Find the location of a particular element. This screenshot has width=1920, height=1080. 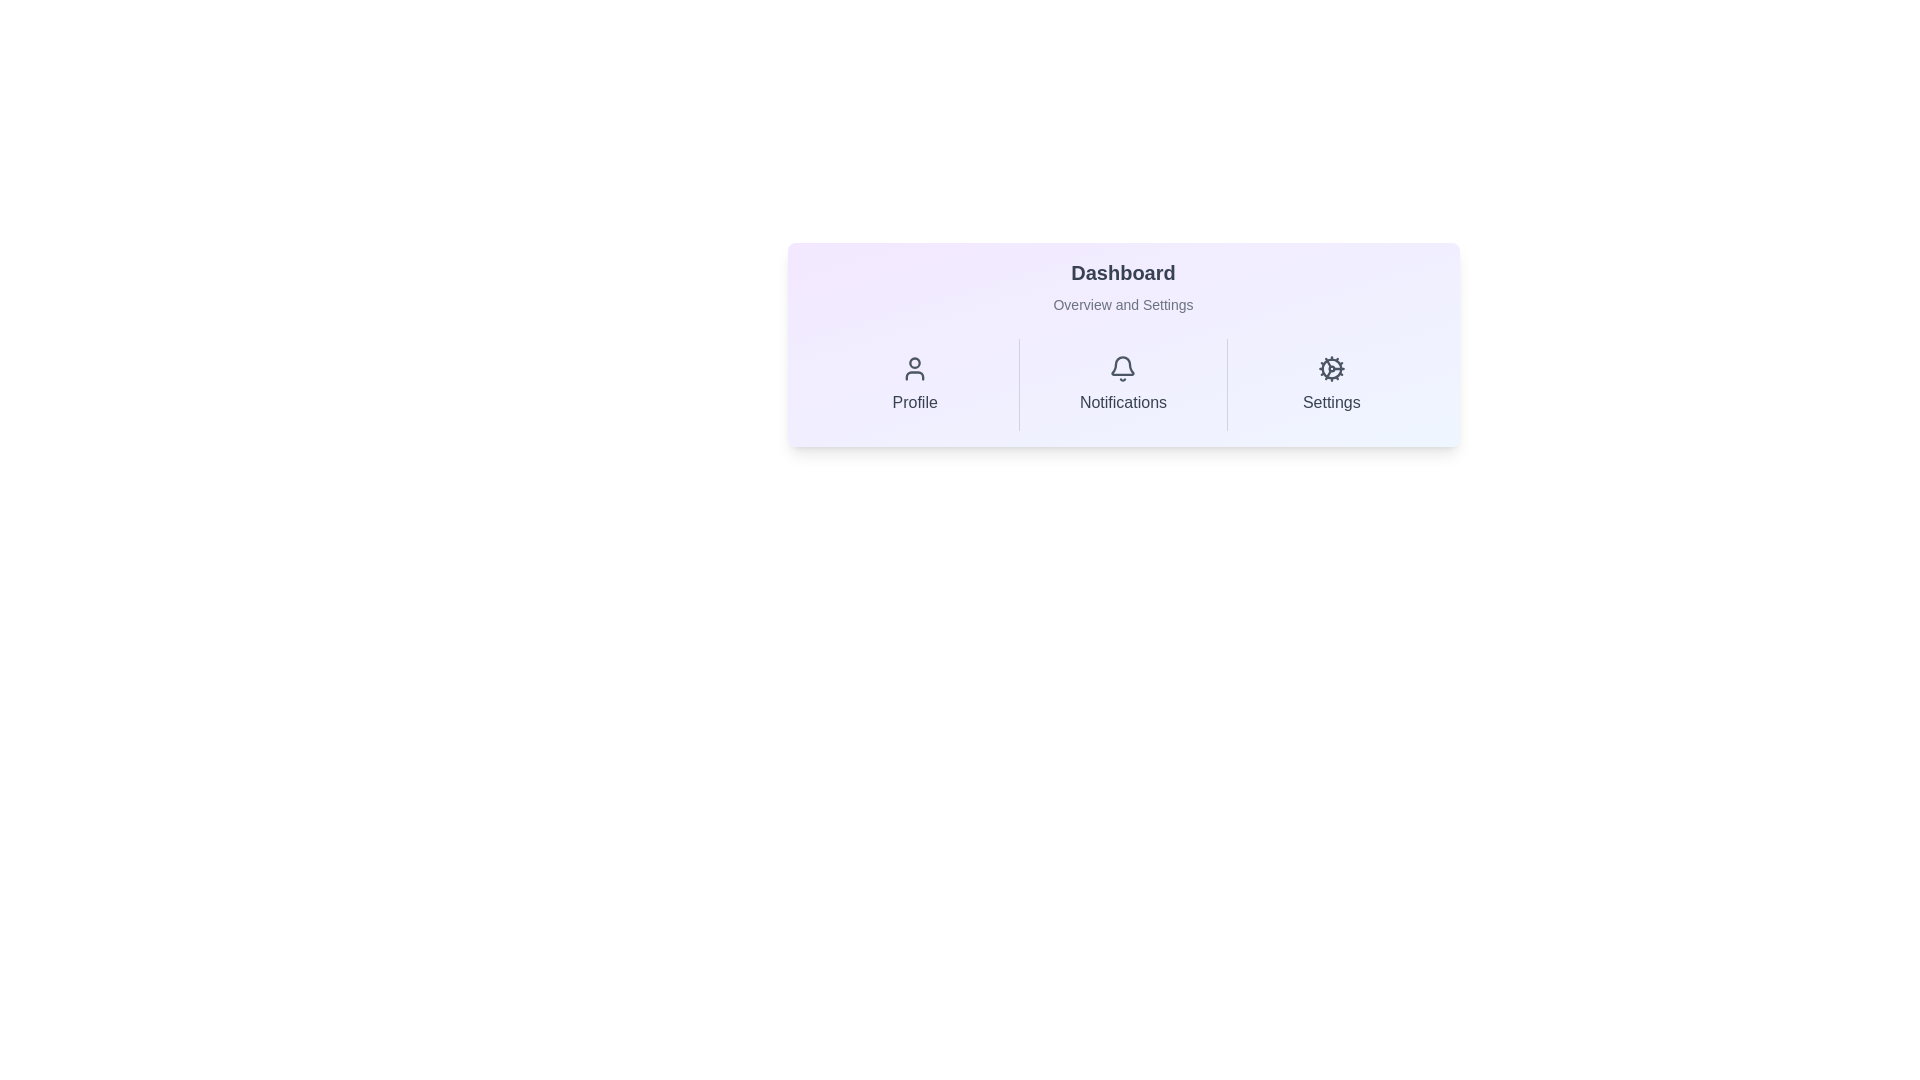

the circular shape of the cogwheel icon, which is gray in color and has a consistent stroke, located to the far right within the interface options row is located at coordinates (1331, 369).